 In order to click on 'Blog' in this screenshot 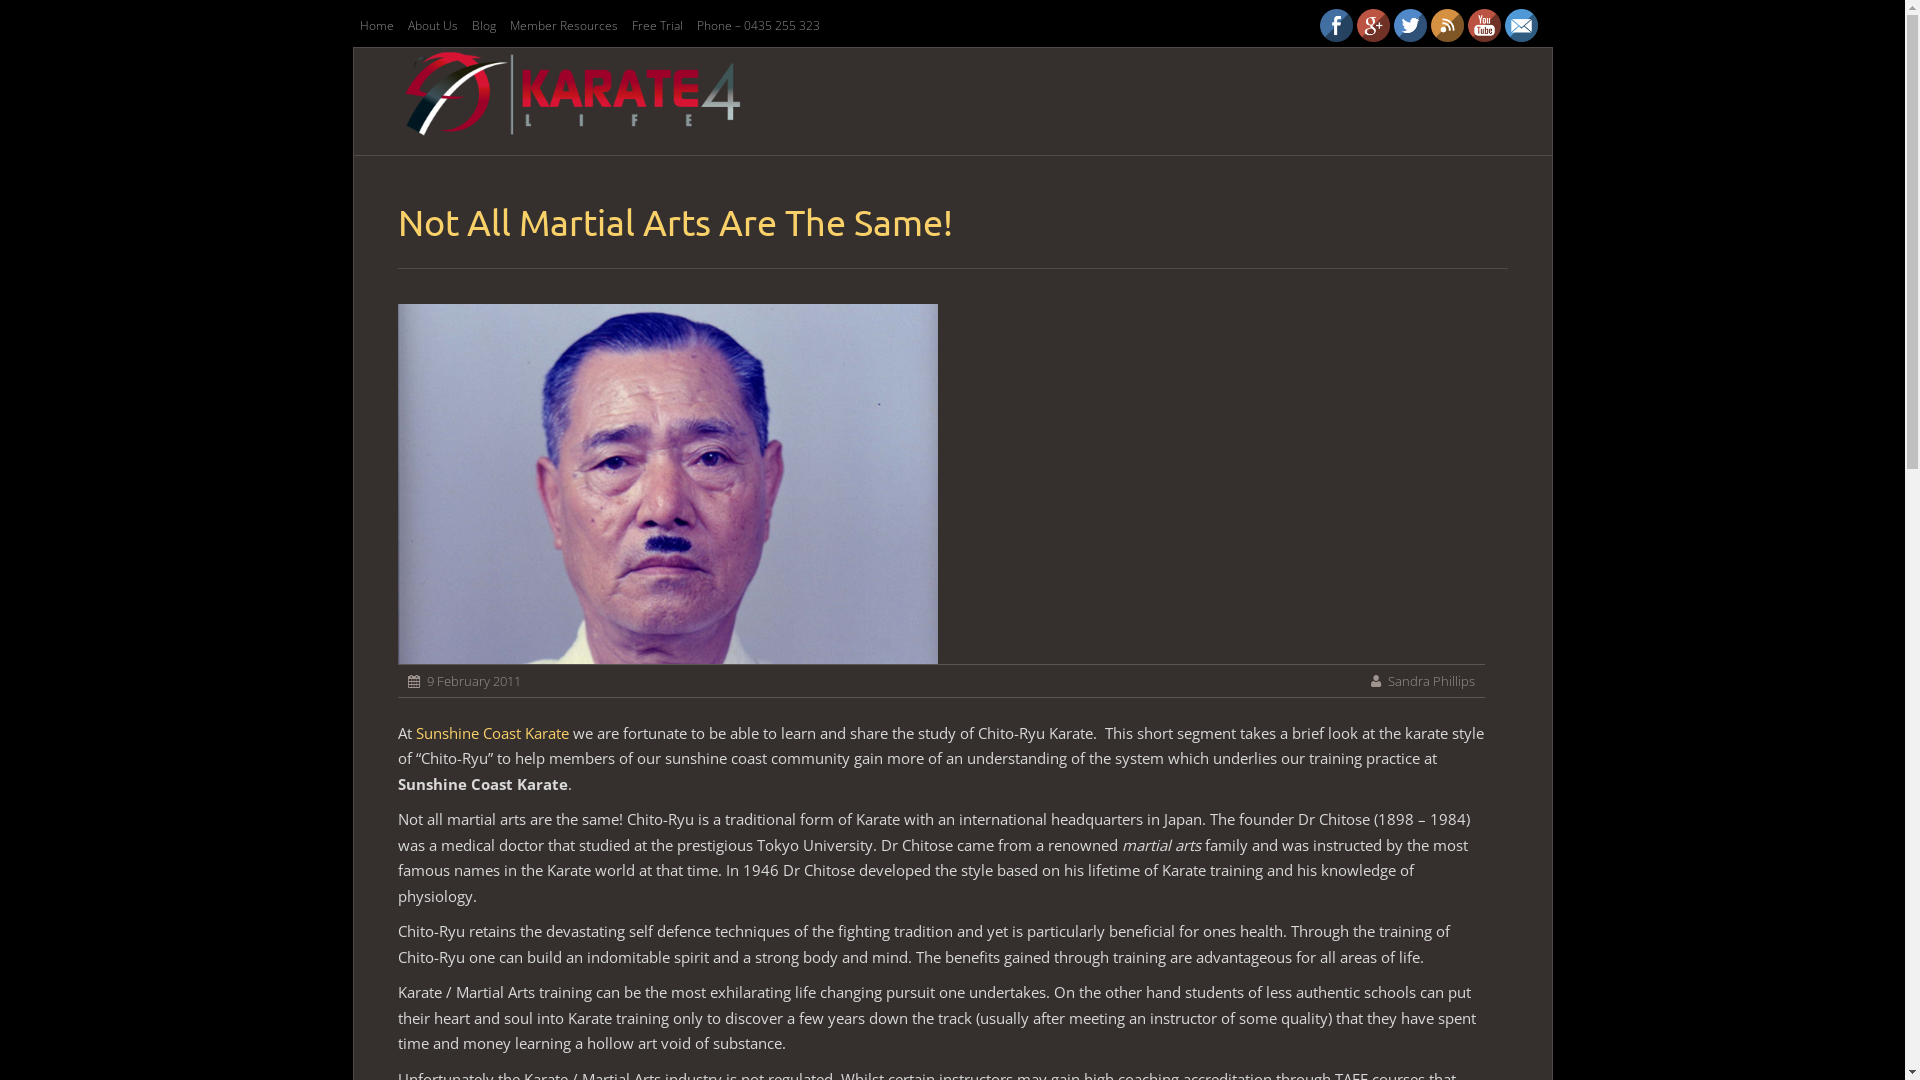, I will do `click(483, 25)`.